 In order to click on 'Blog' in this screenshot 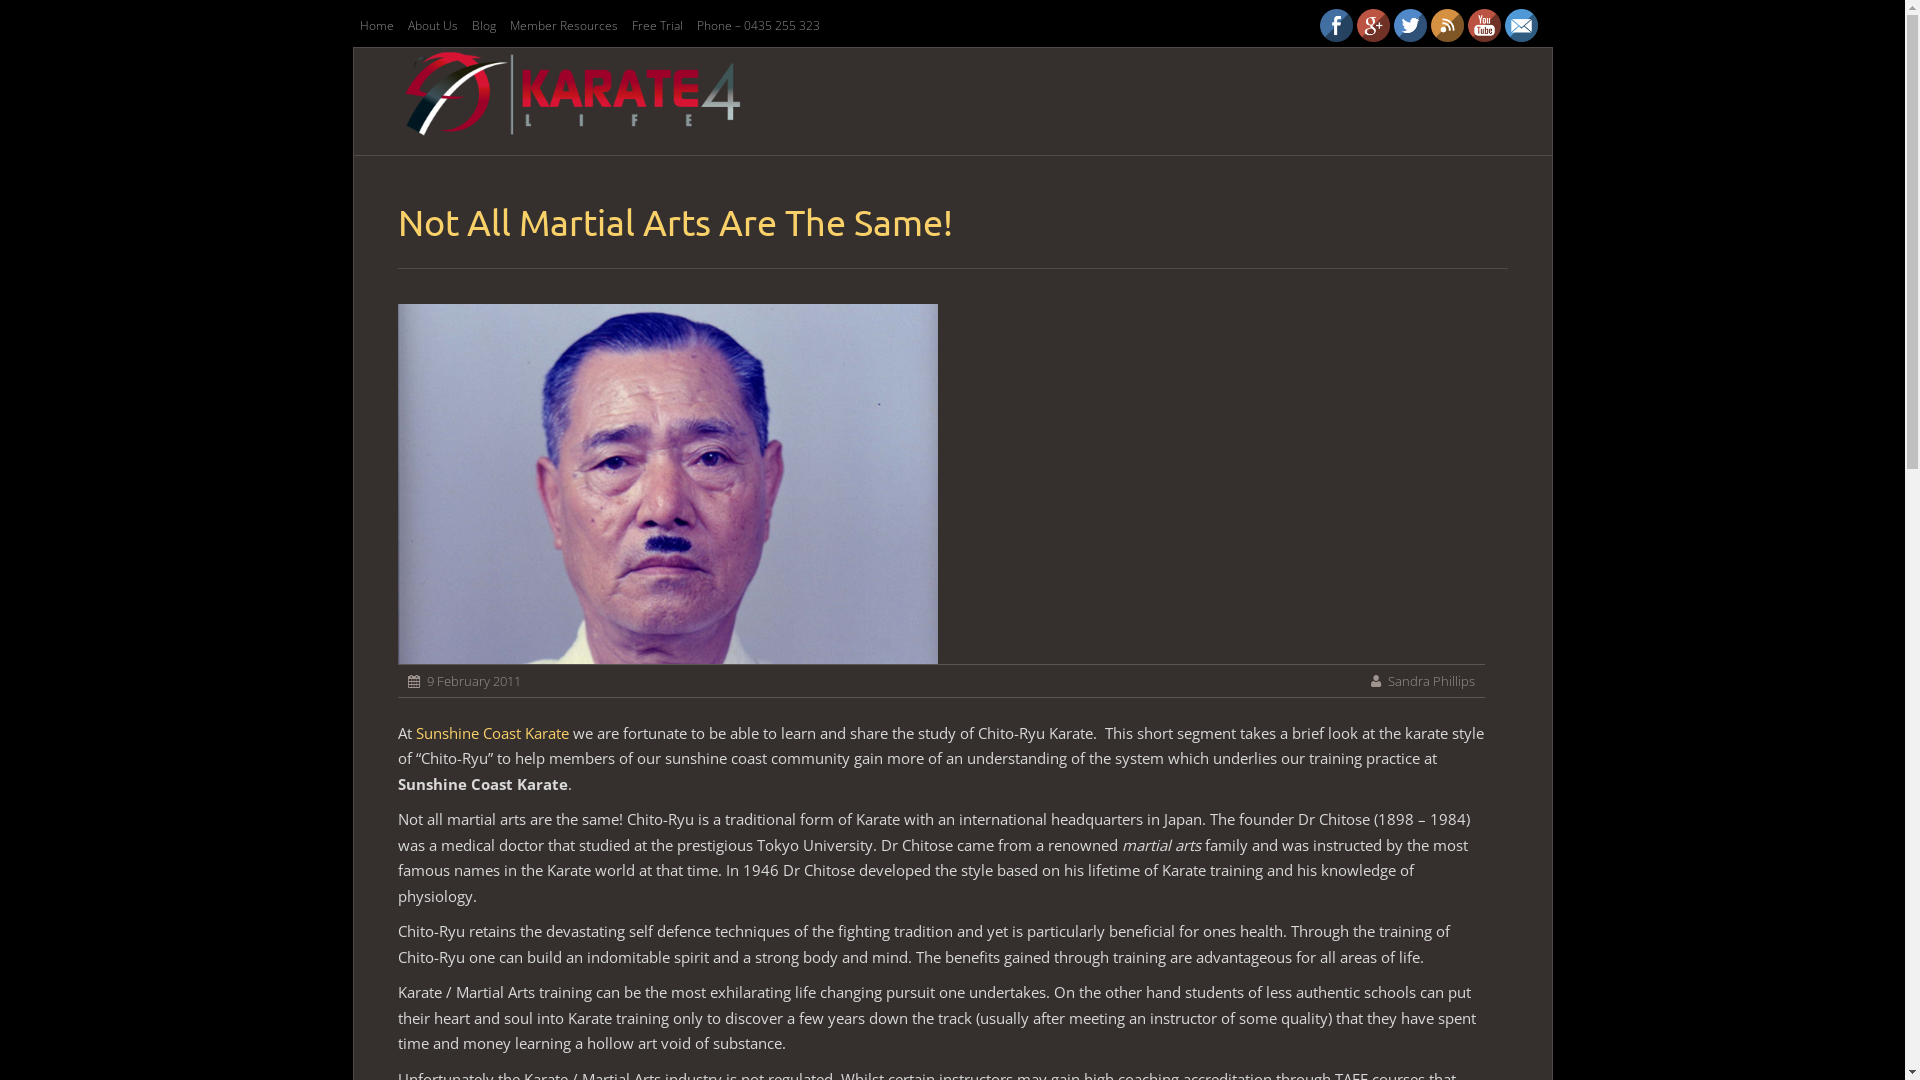, I will do `click(483, 25)`.